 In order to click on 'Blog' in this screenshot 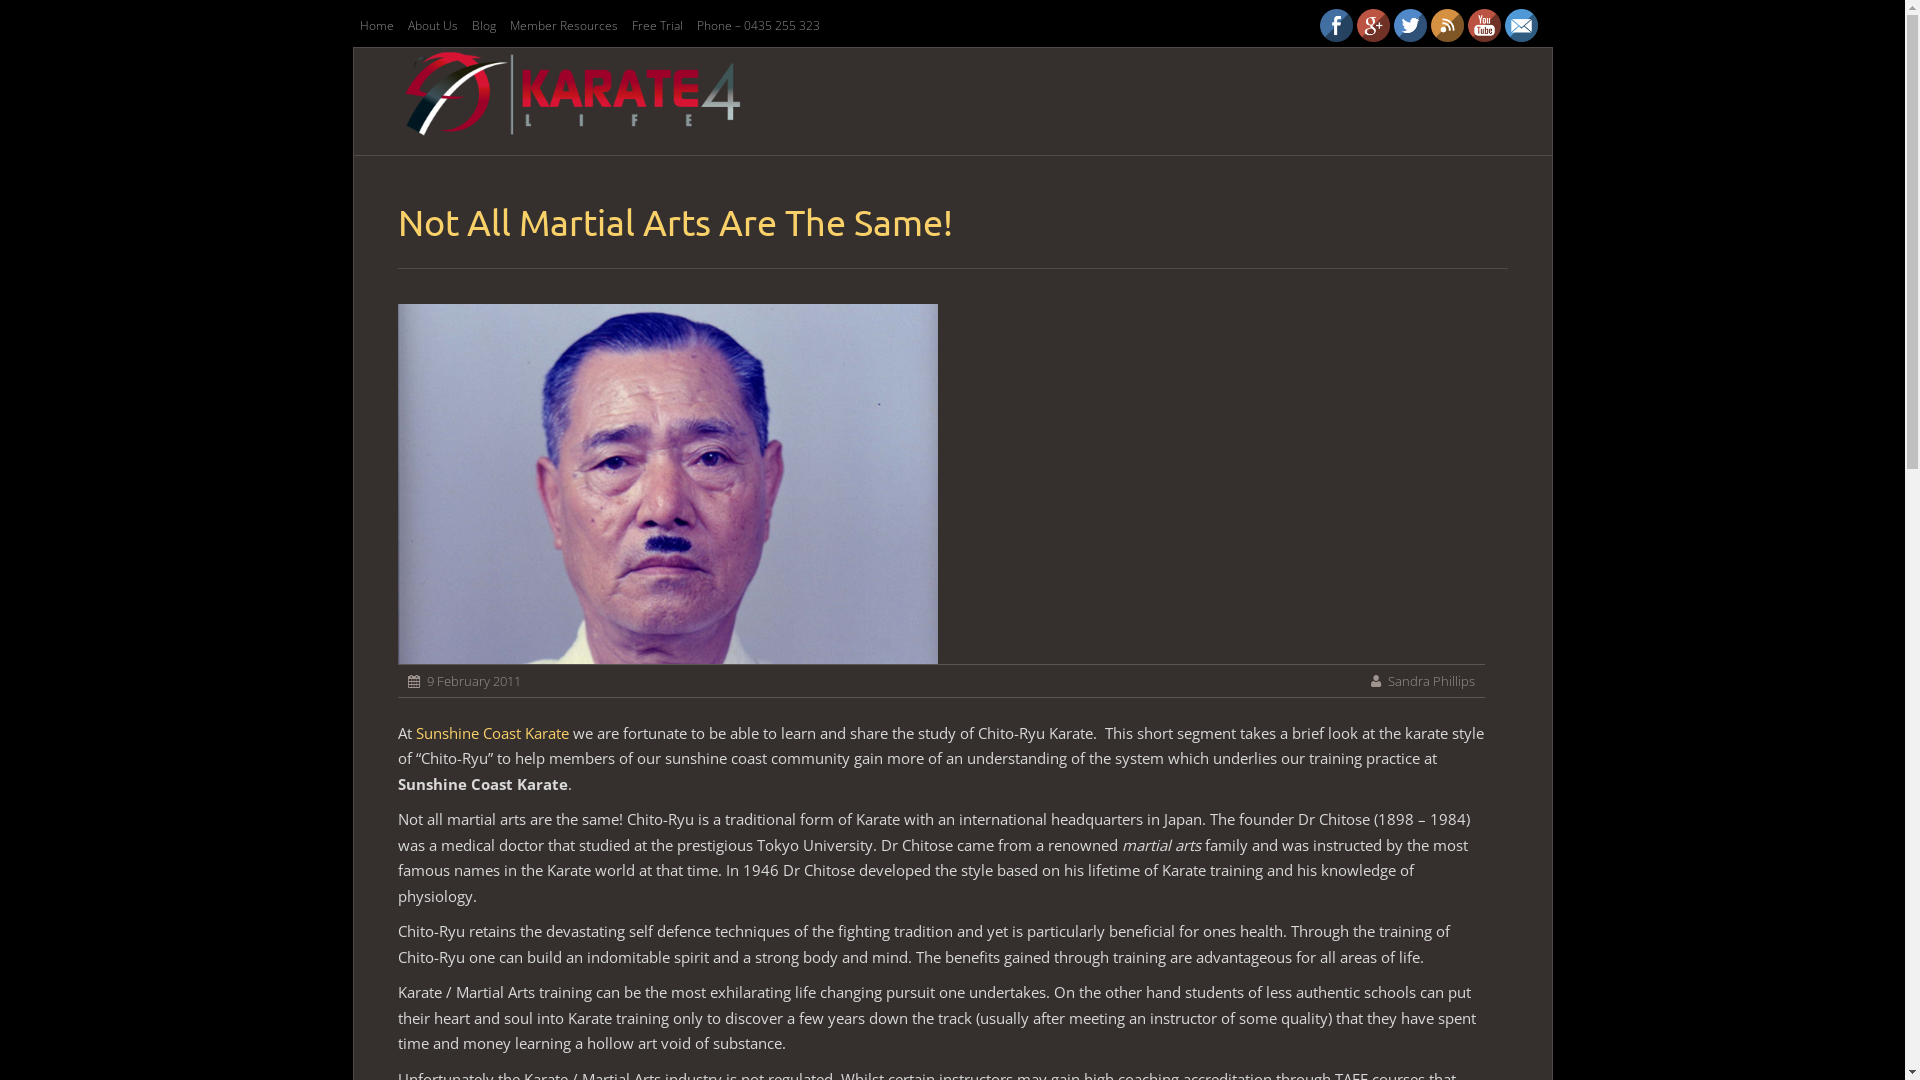, I will do `click(483, 25)`.